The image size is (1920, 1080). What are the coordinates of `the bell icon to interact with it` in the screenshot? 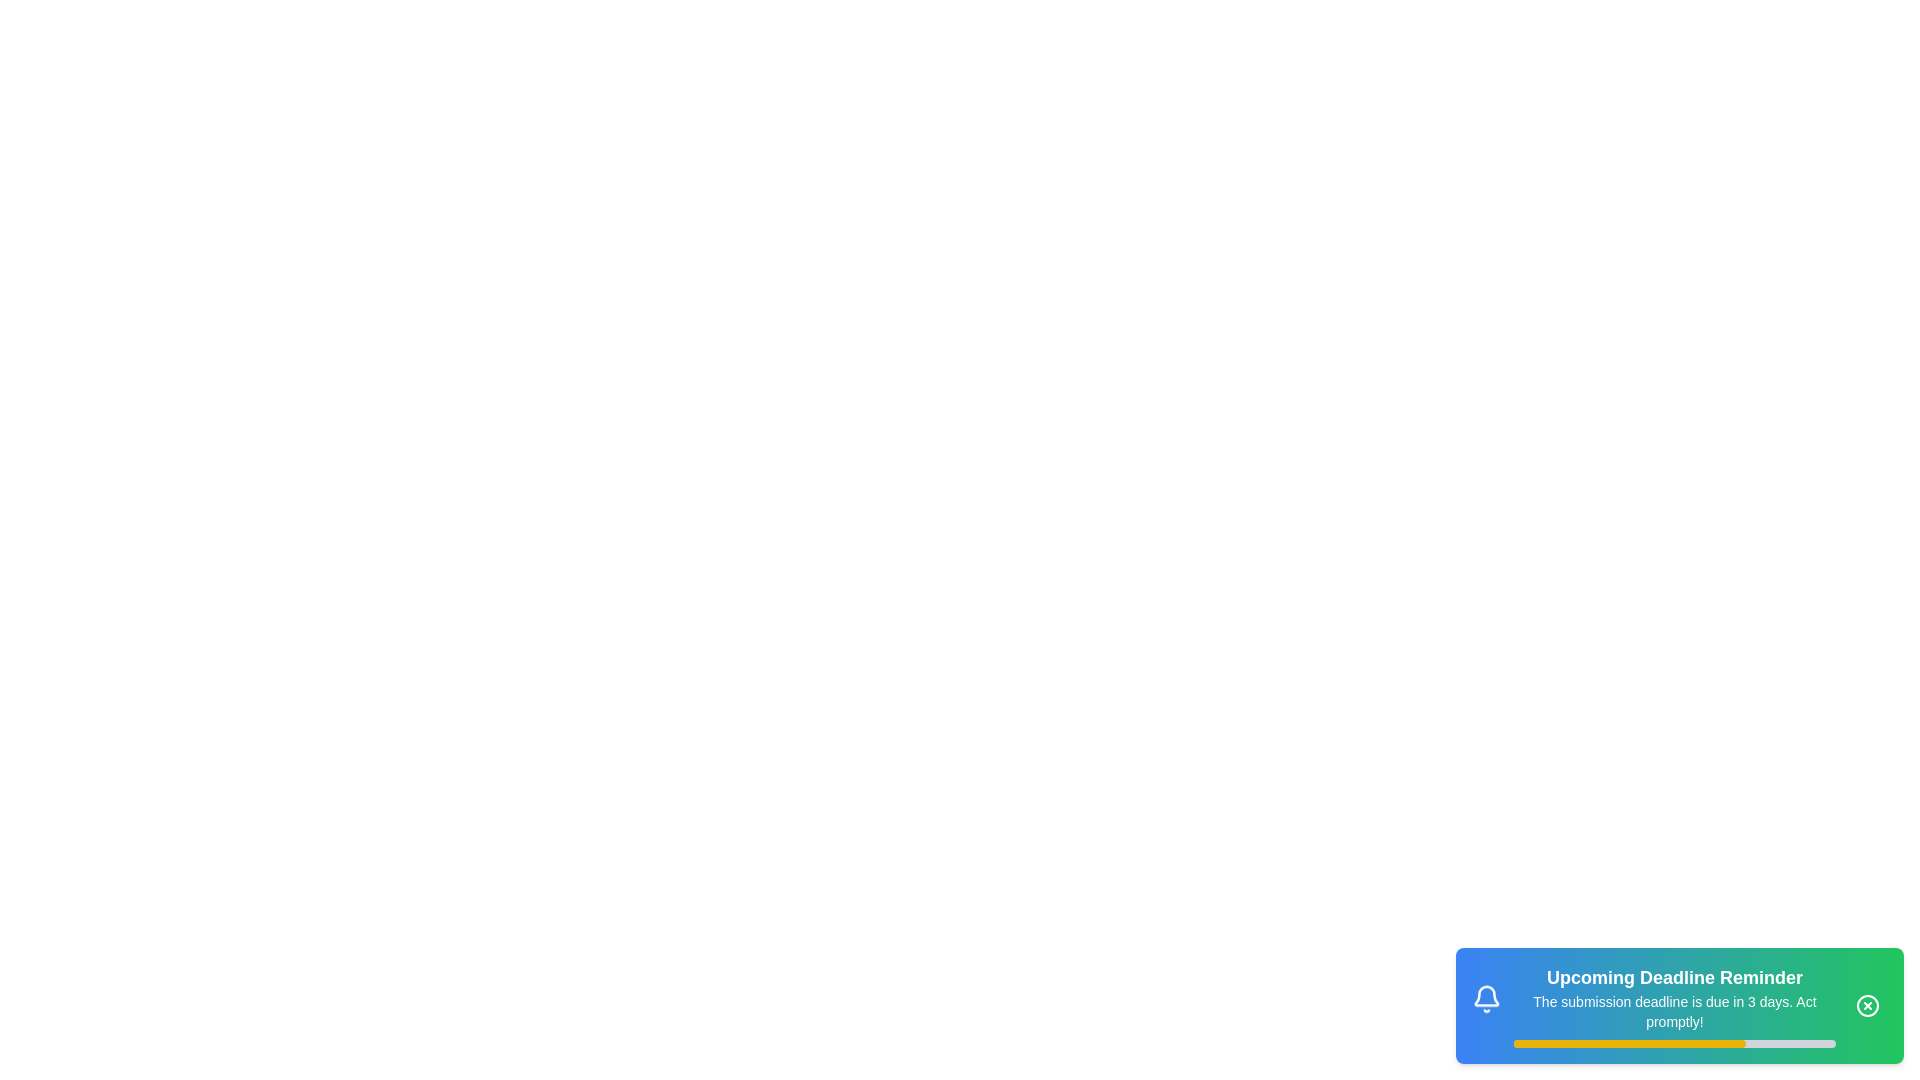 It's located at (1487, 1002).